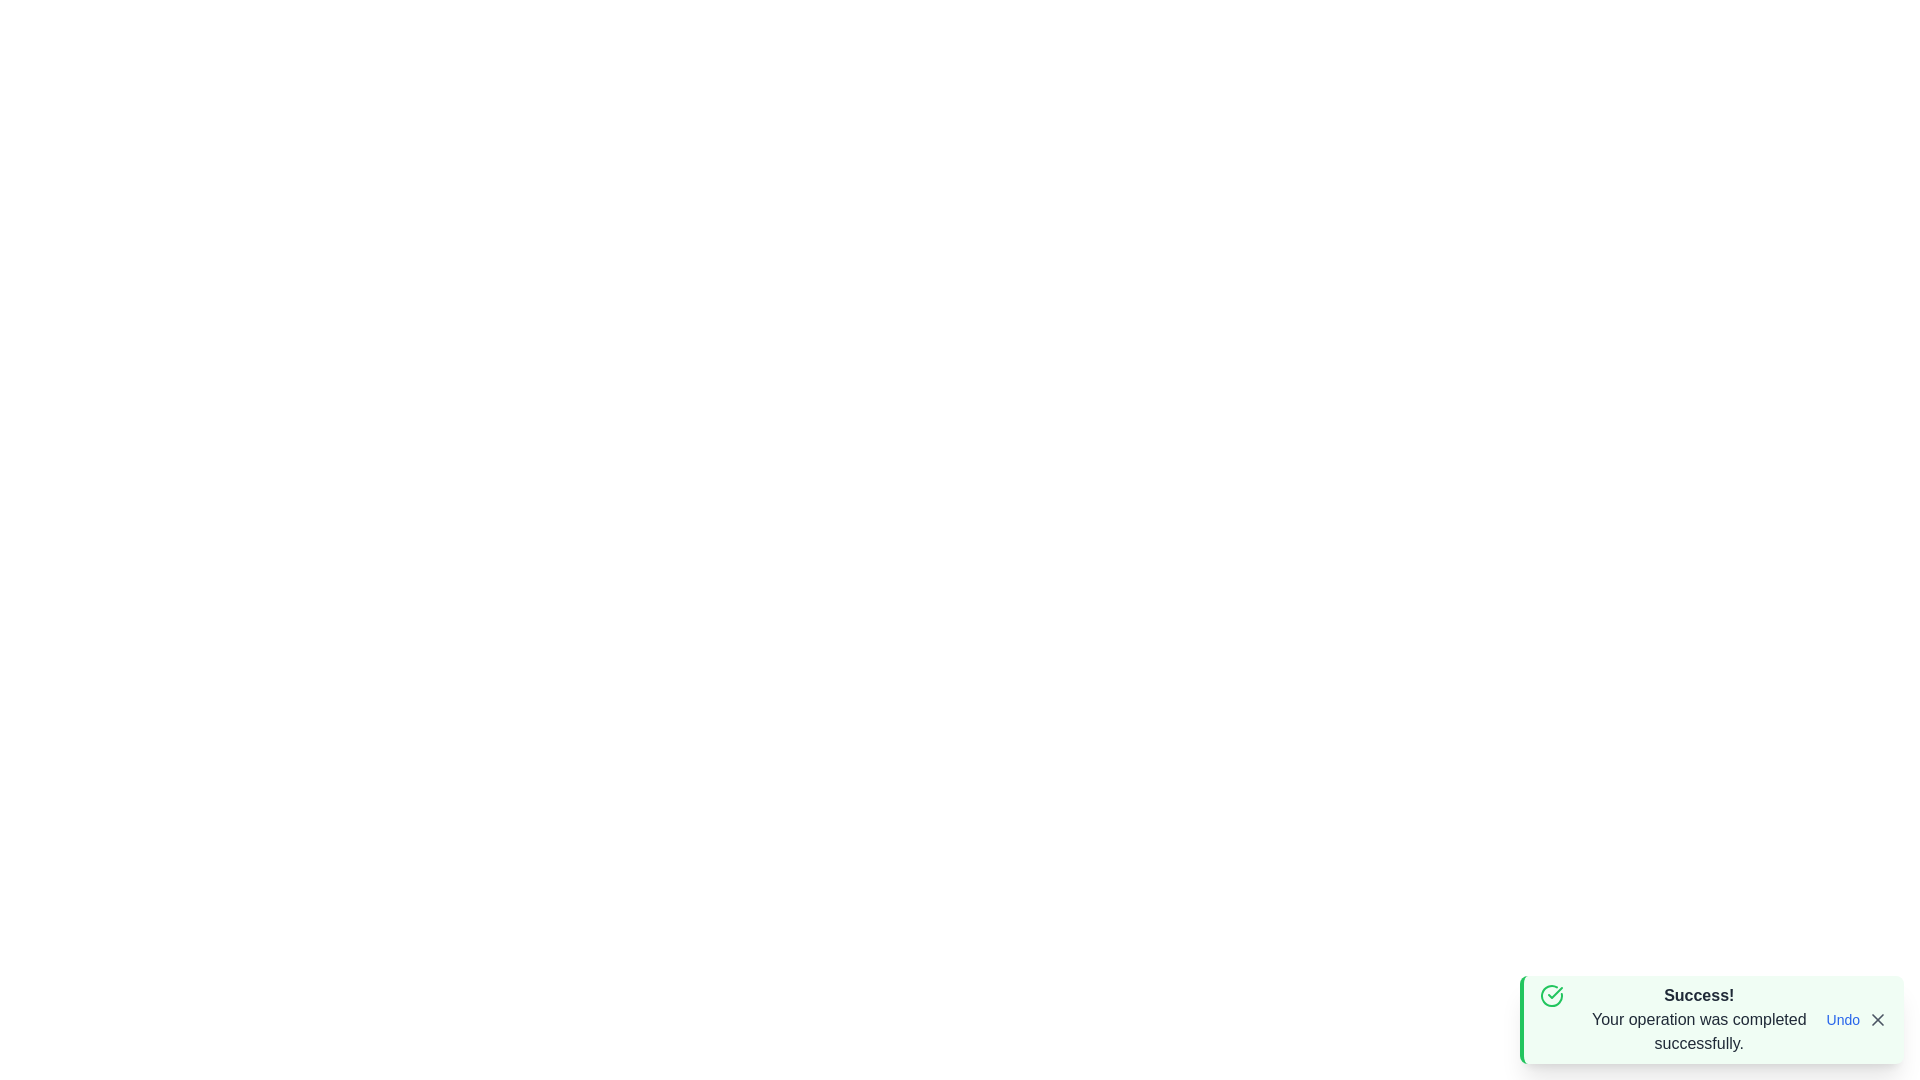  I want to click on 'Undo' button on the snackbar, so click(1842, 1019).